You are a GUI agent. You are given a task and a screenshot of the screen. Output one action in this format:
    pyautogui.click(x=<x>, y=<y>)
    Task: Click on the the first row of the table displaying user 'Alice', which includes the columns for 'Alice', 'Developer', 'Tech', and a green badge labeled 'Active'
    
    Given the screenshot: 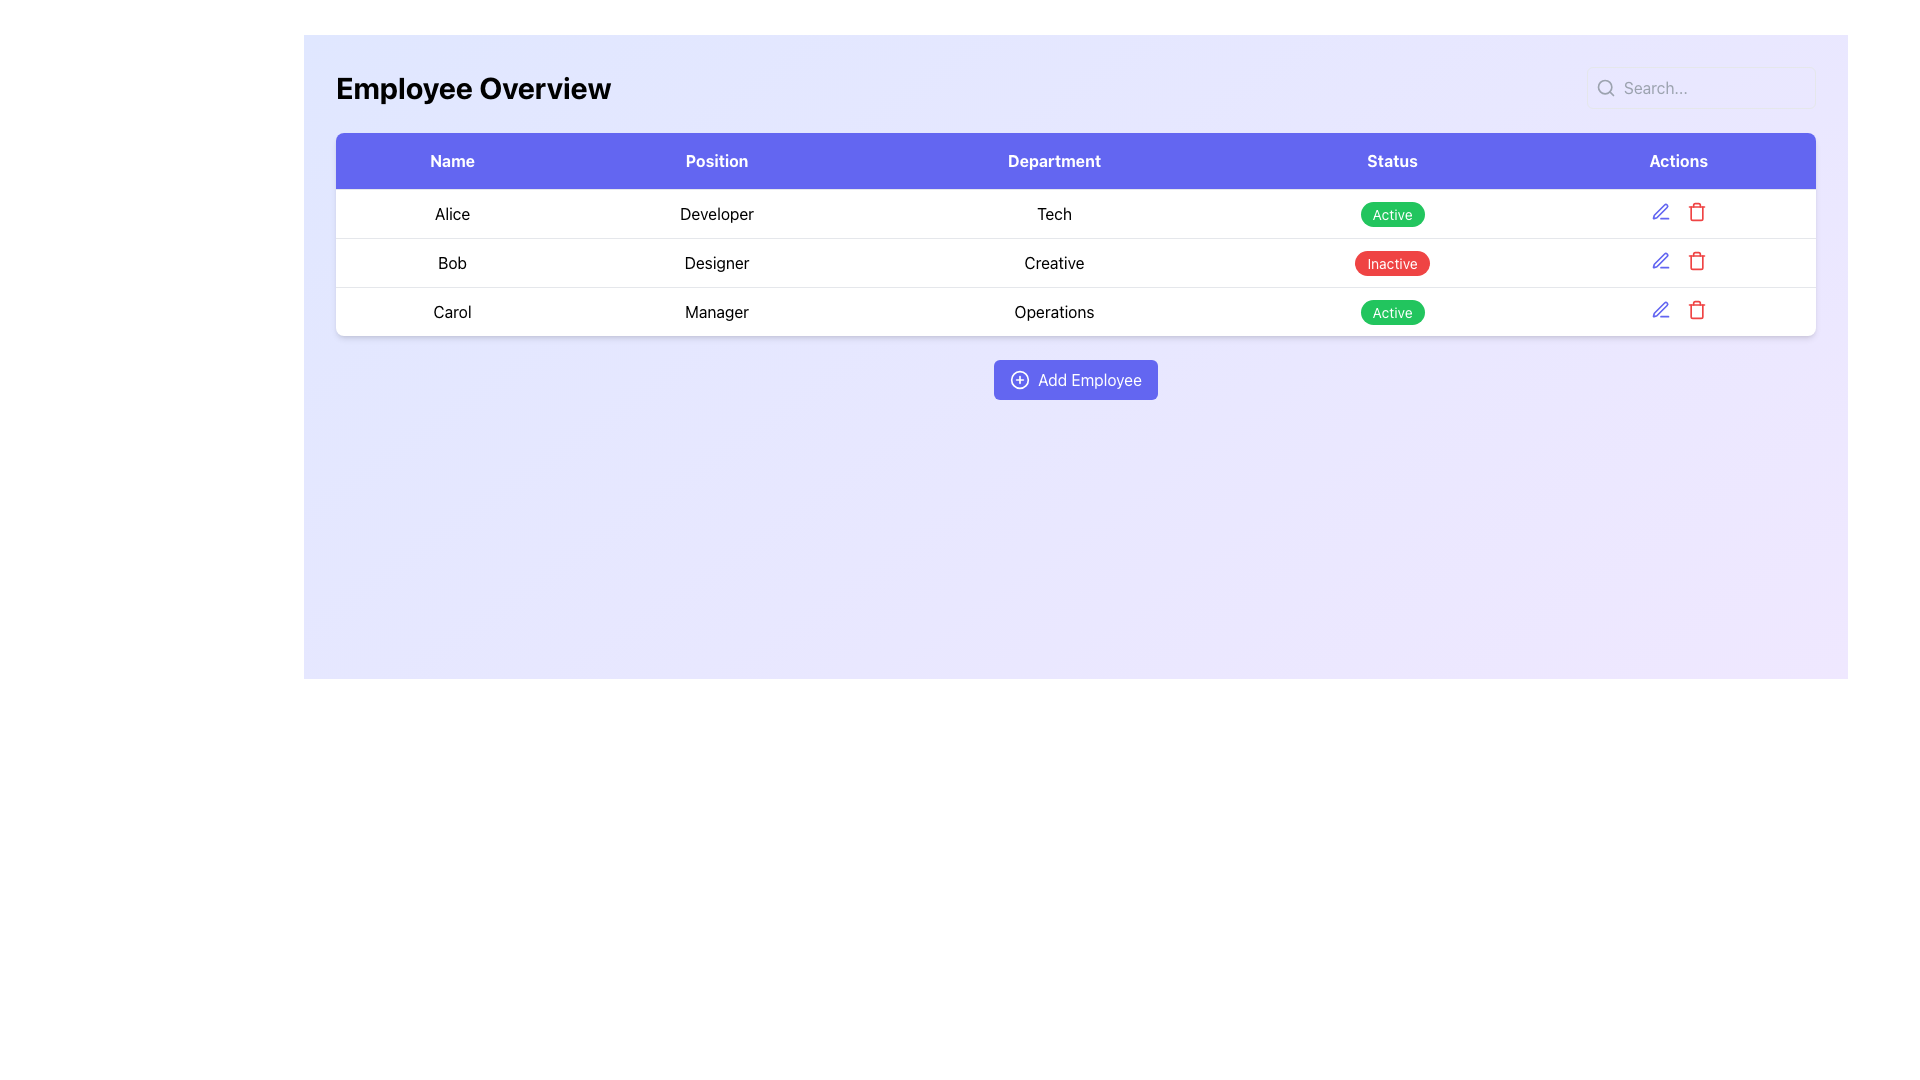 What is the action you would take?
    pyautogui.click(x=1074, y=213)
    